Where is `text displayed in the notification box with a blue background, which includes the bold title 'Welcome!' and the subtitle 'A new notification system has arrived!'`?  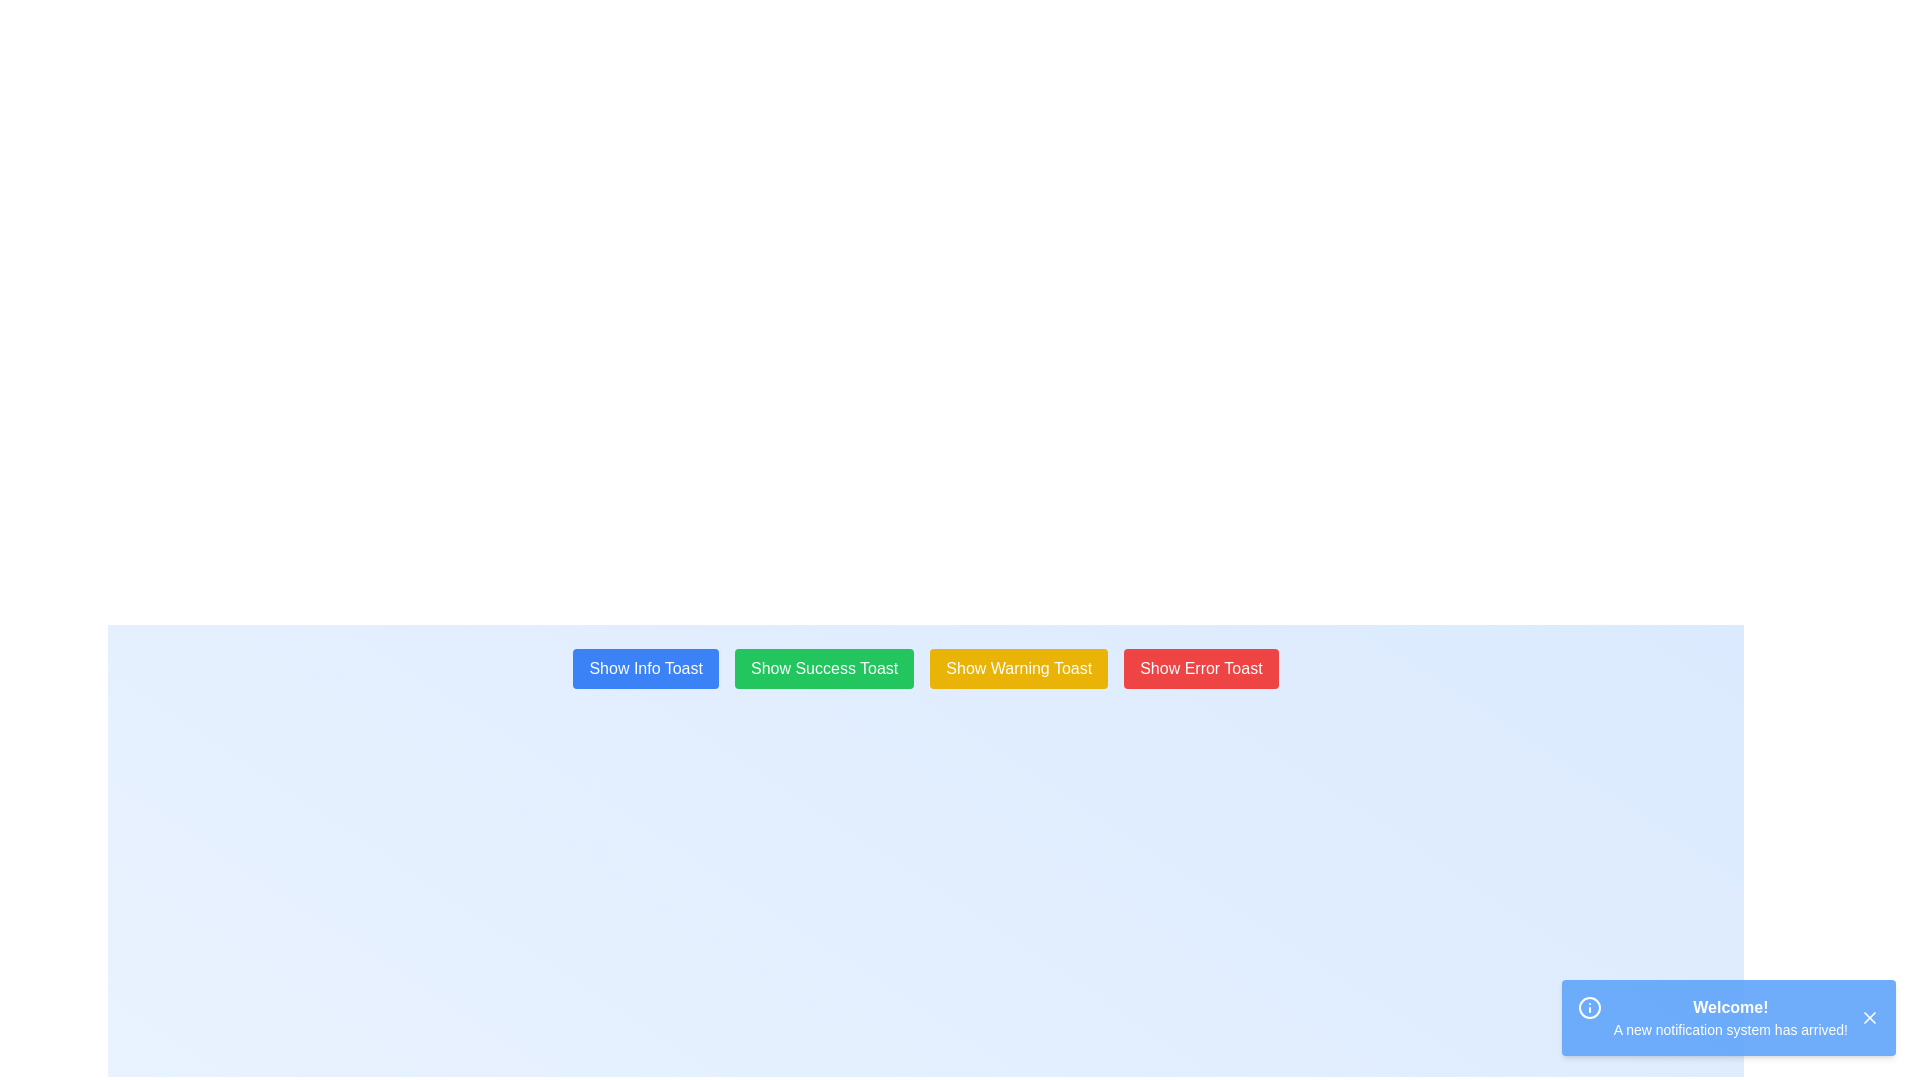 text displayed in the notification box with a blue background, which includes the bold title 'Welcome!' and the subtitle 'A new notification system has arrived!' is located at coordinates (1729, 1018).